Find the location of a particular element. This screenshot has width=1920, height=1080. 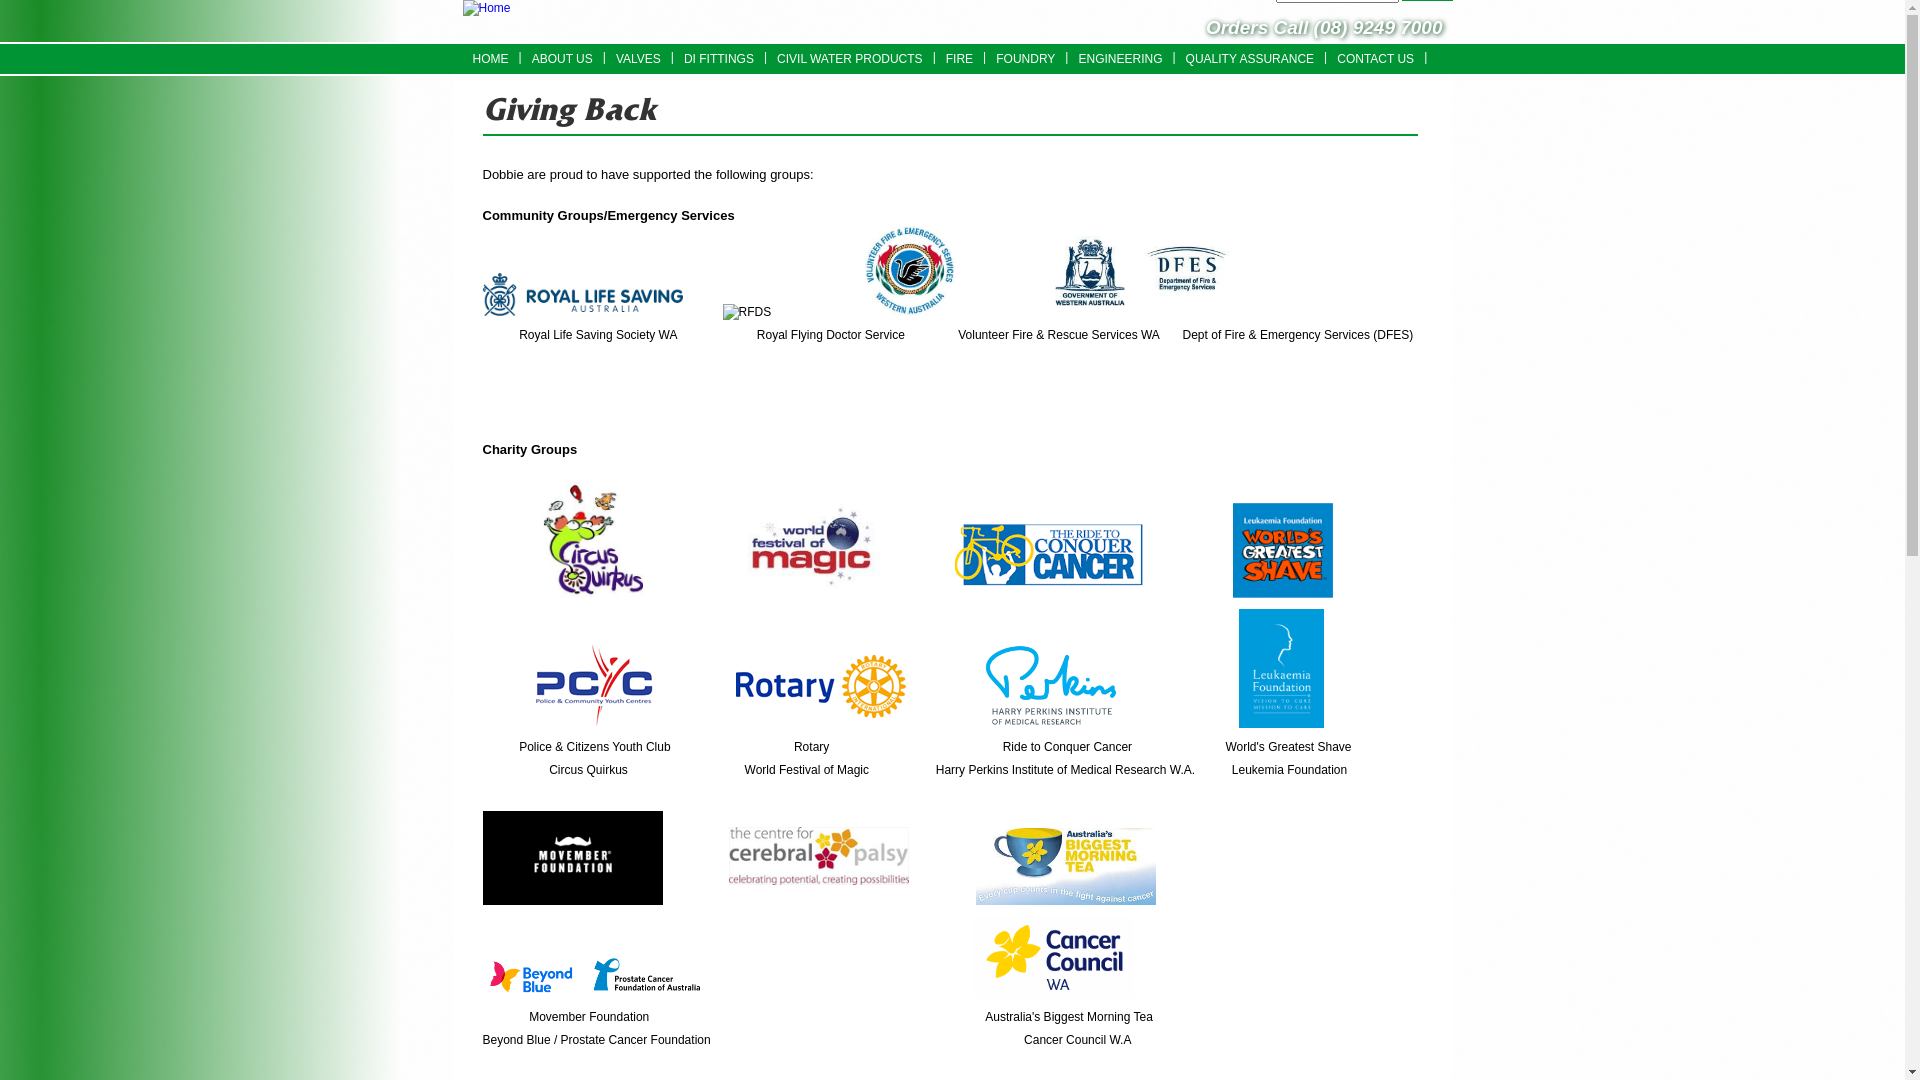

'FIRE' is located at coordinates (958, 58).